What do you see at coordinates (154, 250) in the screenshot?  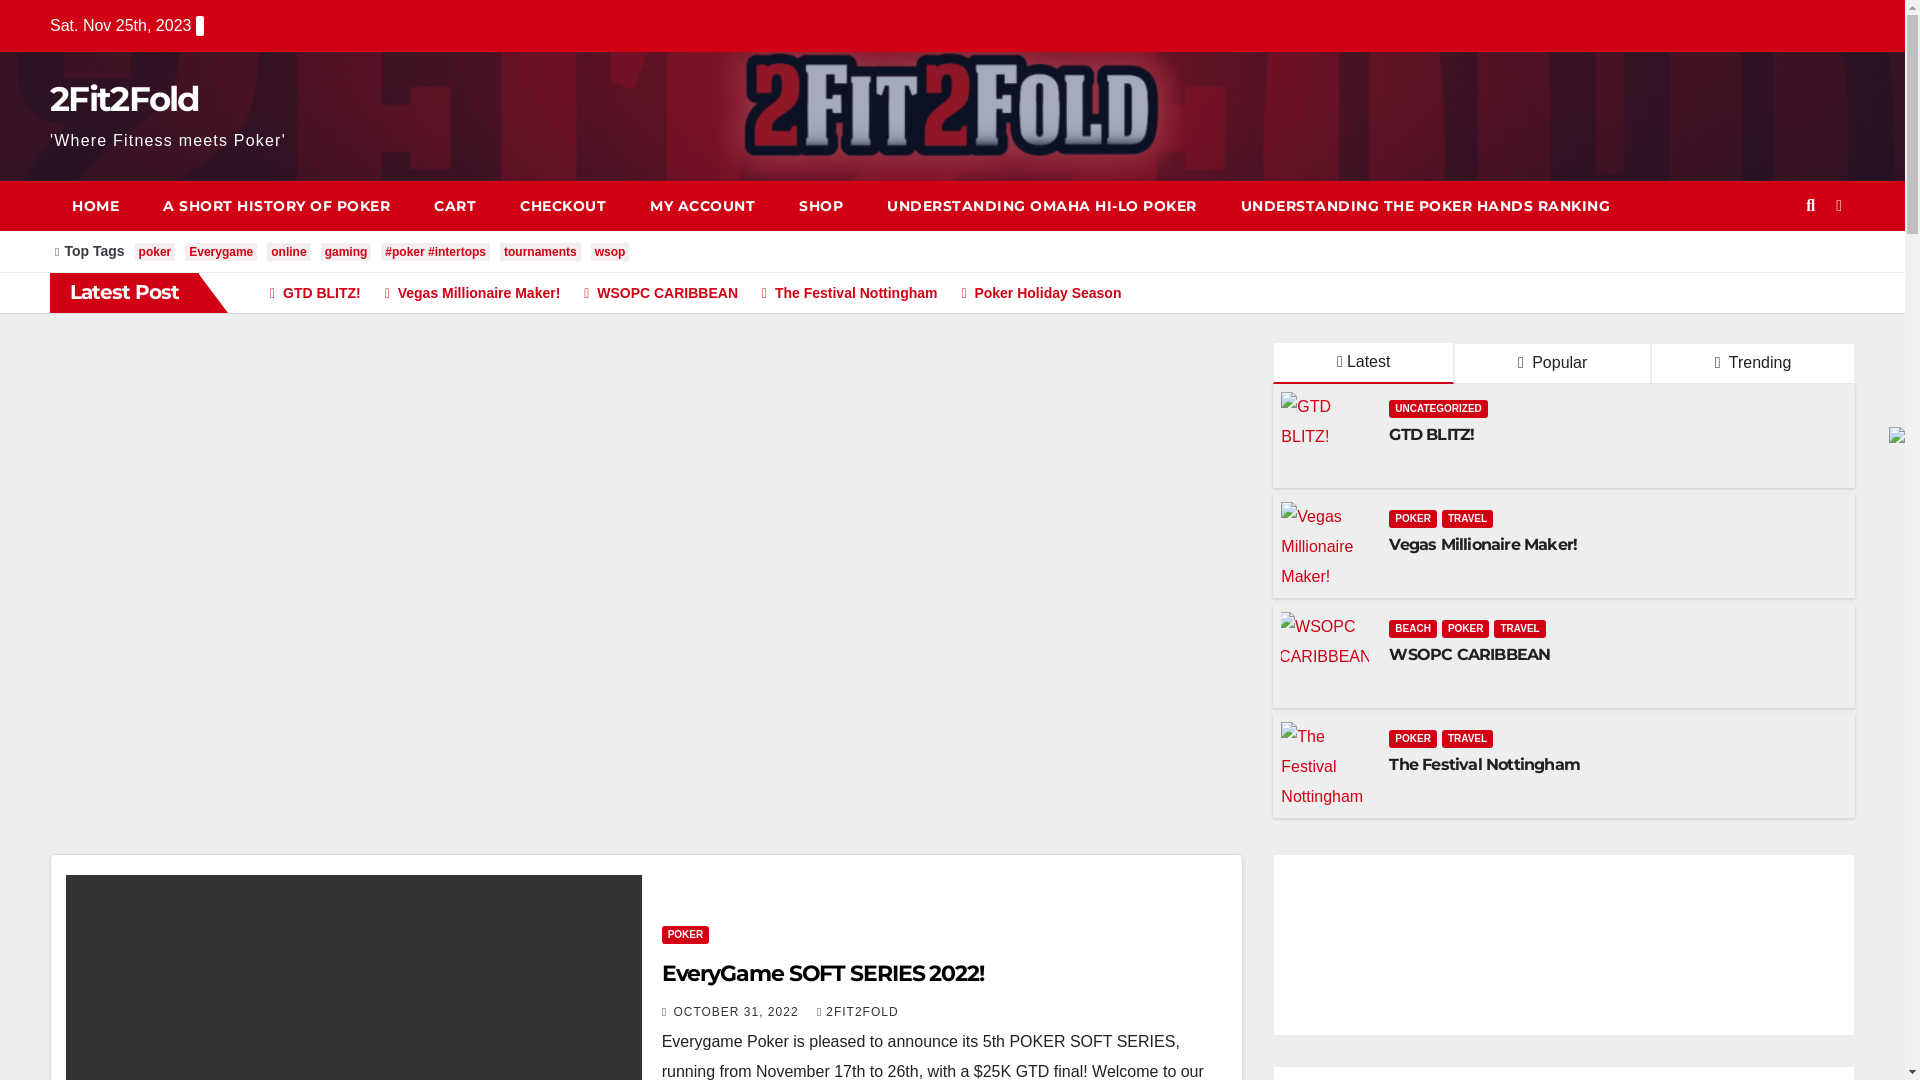 I see `'poker'` at bounding box center [154, 250].